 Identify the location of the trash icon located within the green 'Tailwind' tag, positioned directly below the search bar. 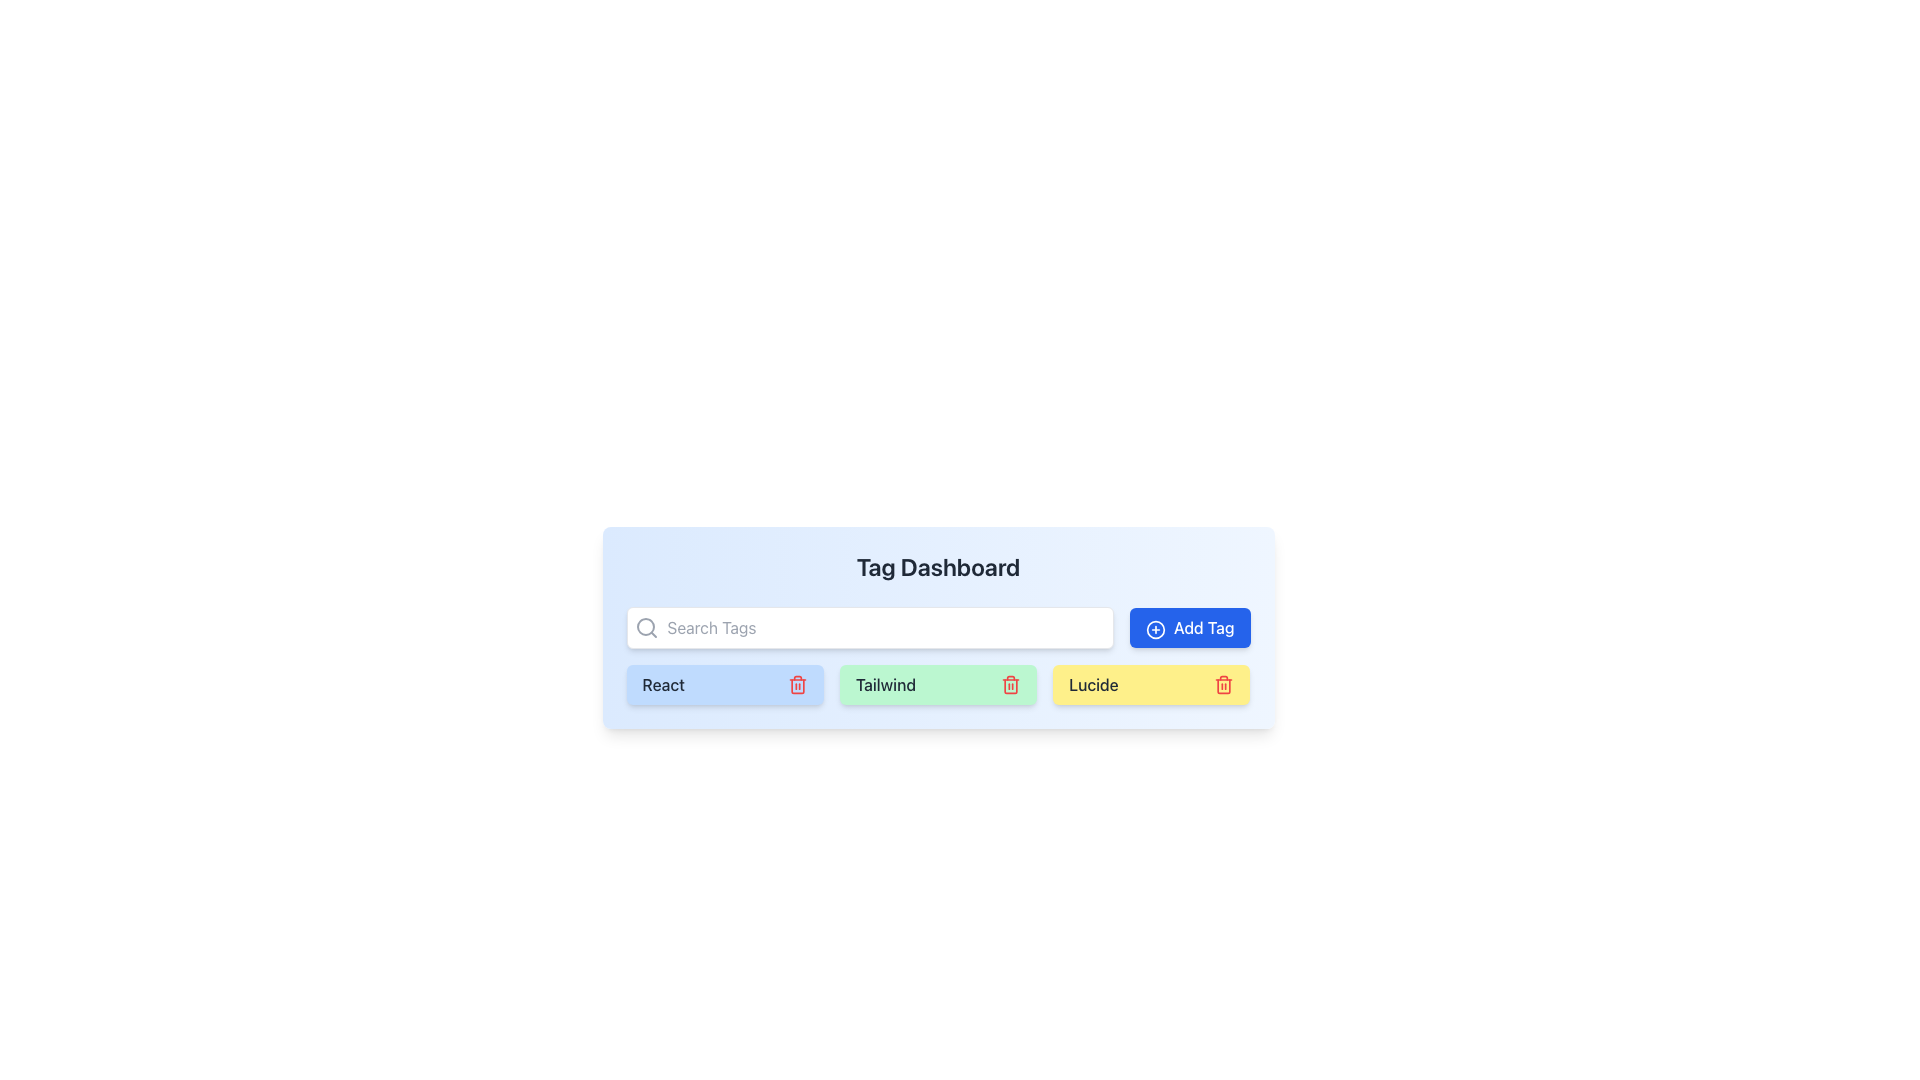
(1011, 685).